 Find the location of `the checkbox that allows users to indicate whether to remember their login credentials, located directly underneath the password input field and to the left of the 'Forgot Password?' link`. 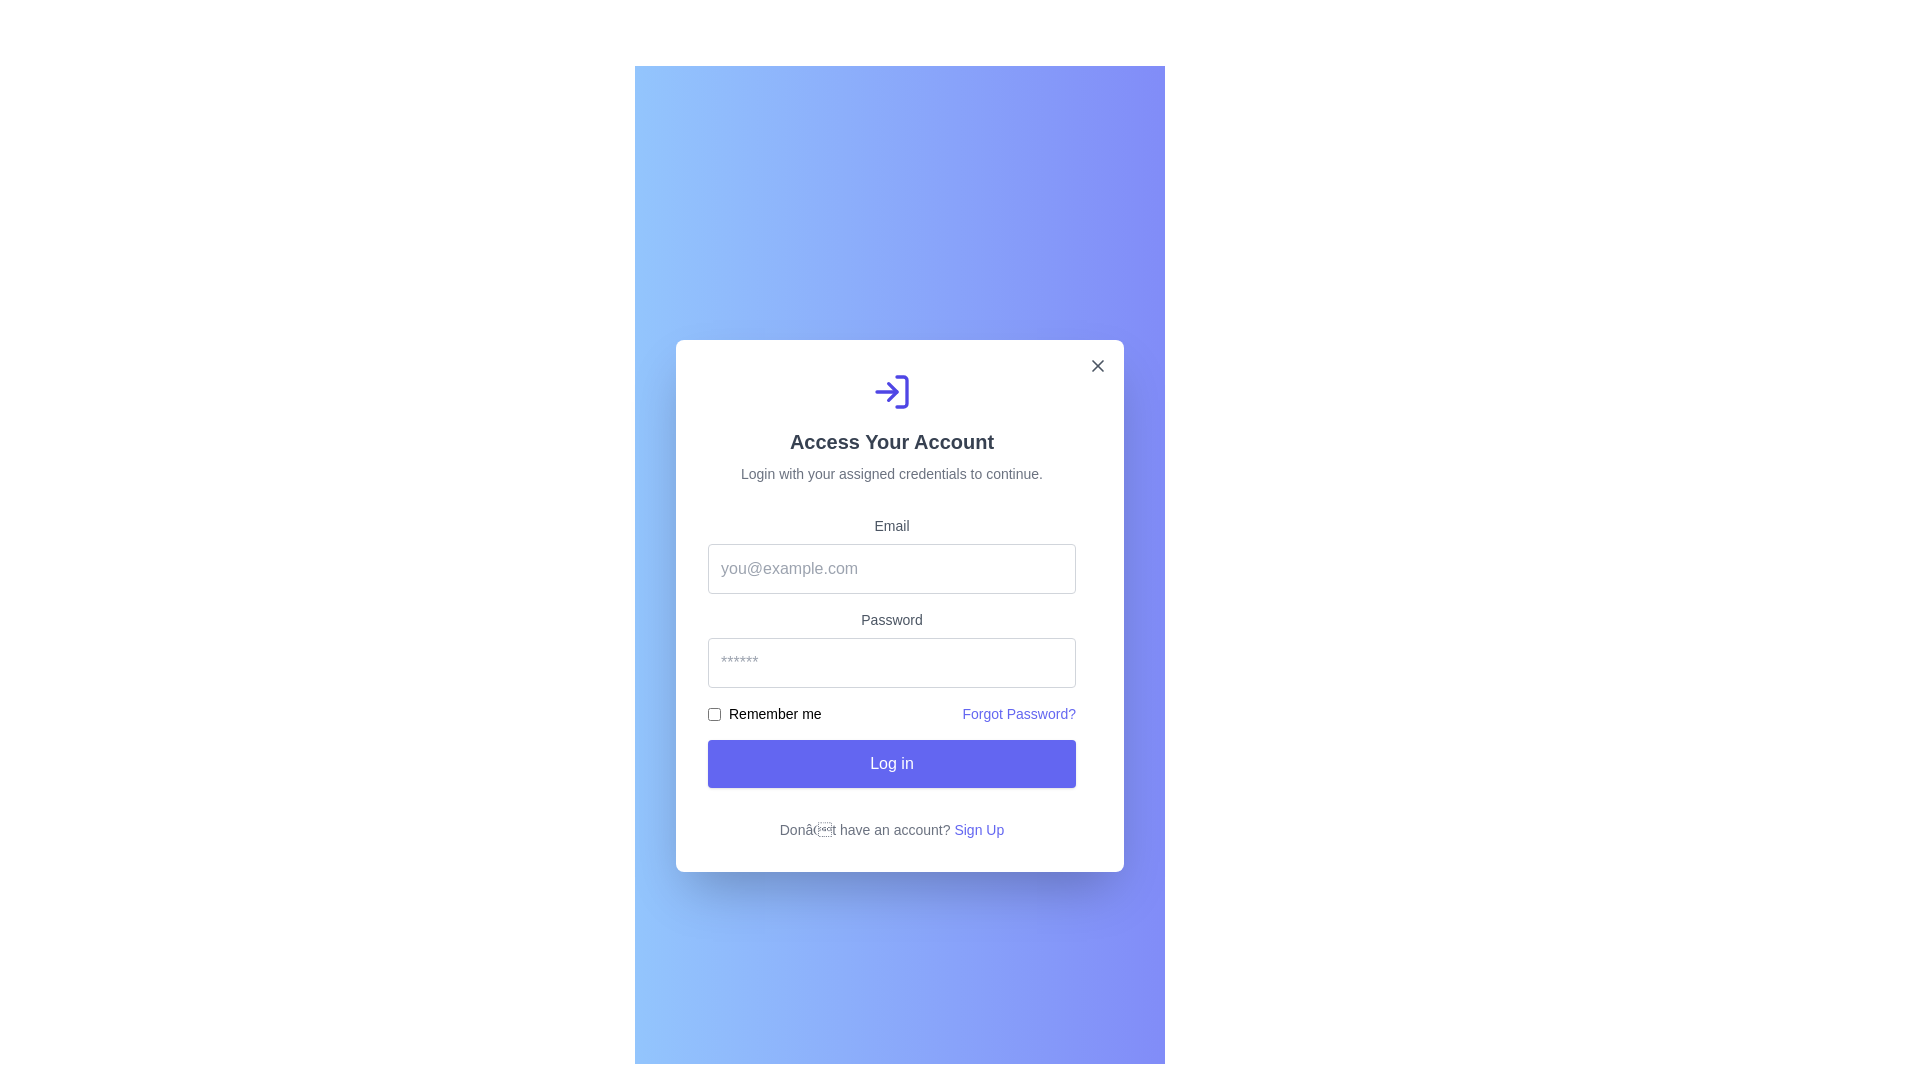

the checkbox that allows users to indicate whether to remember their login credentials, located directly underneath the password input field and to the left of the 'Forgot Password?' link is located at coordinates (763, 712).